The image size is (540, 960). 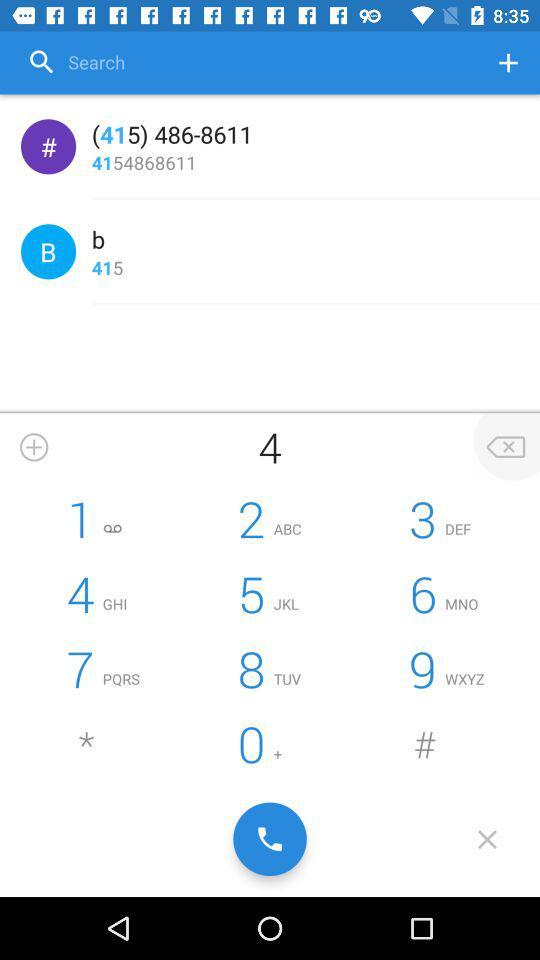 What do you see at coordinates (33, 447) in the screenshot?
I see `contact` at bounding box center [33, 447].